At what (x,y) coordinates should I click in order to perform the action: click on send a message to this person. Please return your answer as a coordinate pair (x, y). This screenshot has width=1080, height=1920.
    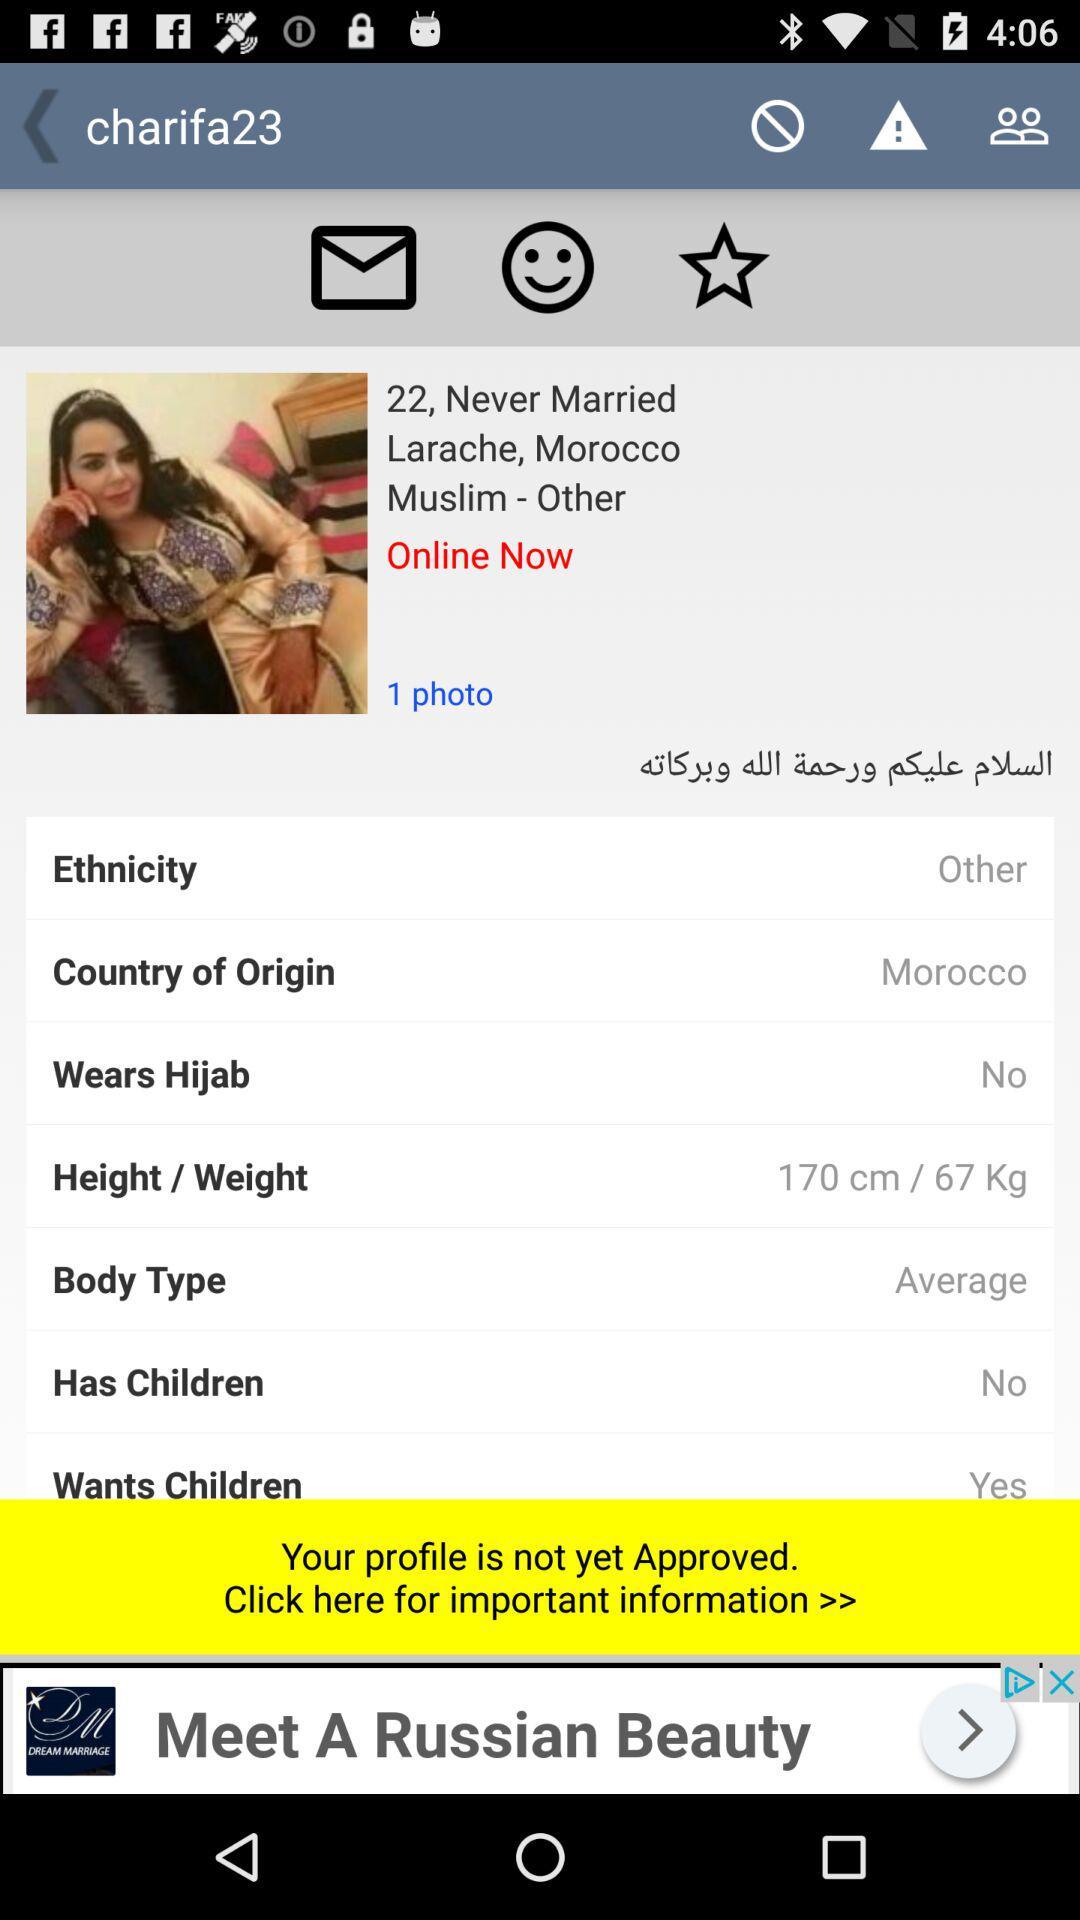
    Looking at the image, I should click on (363, 266).